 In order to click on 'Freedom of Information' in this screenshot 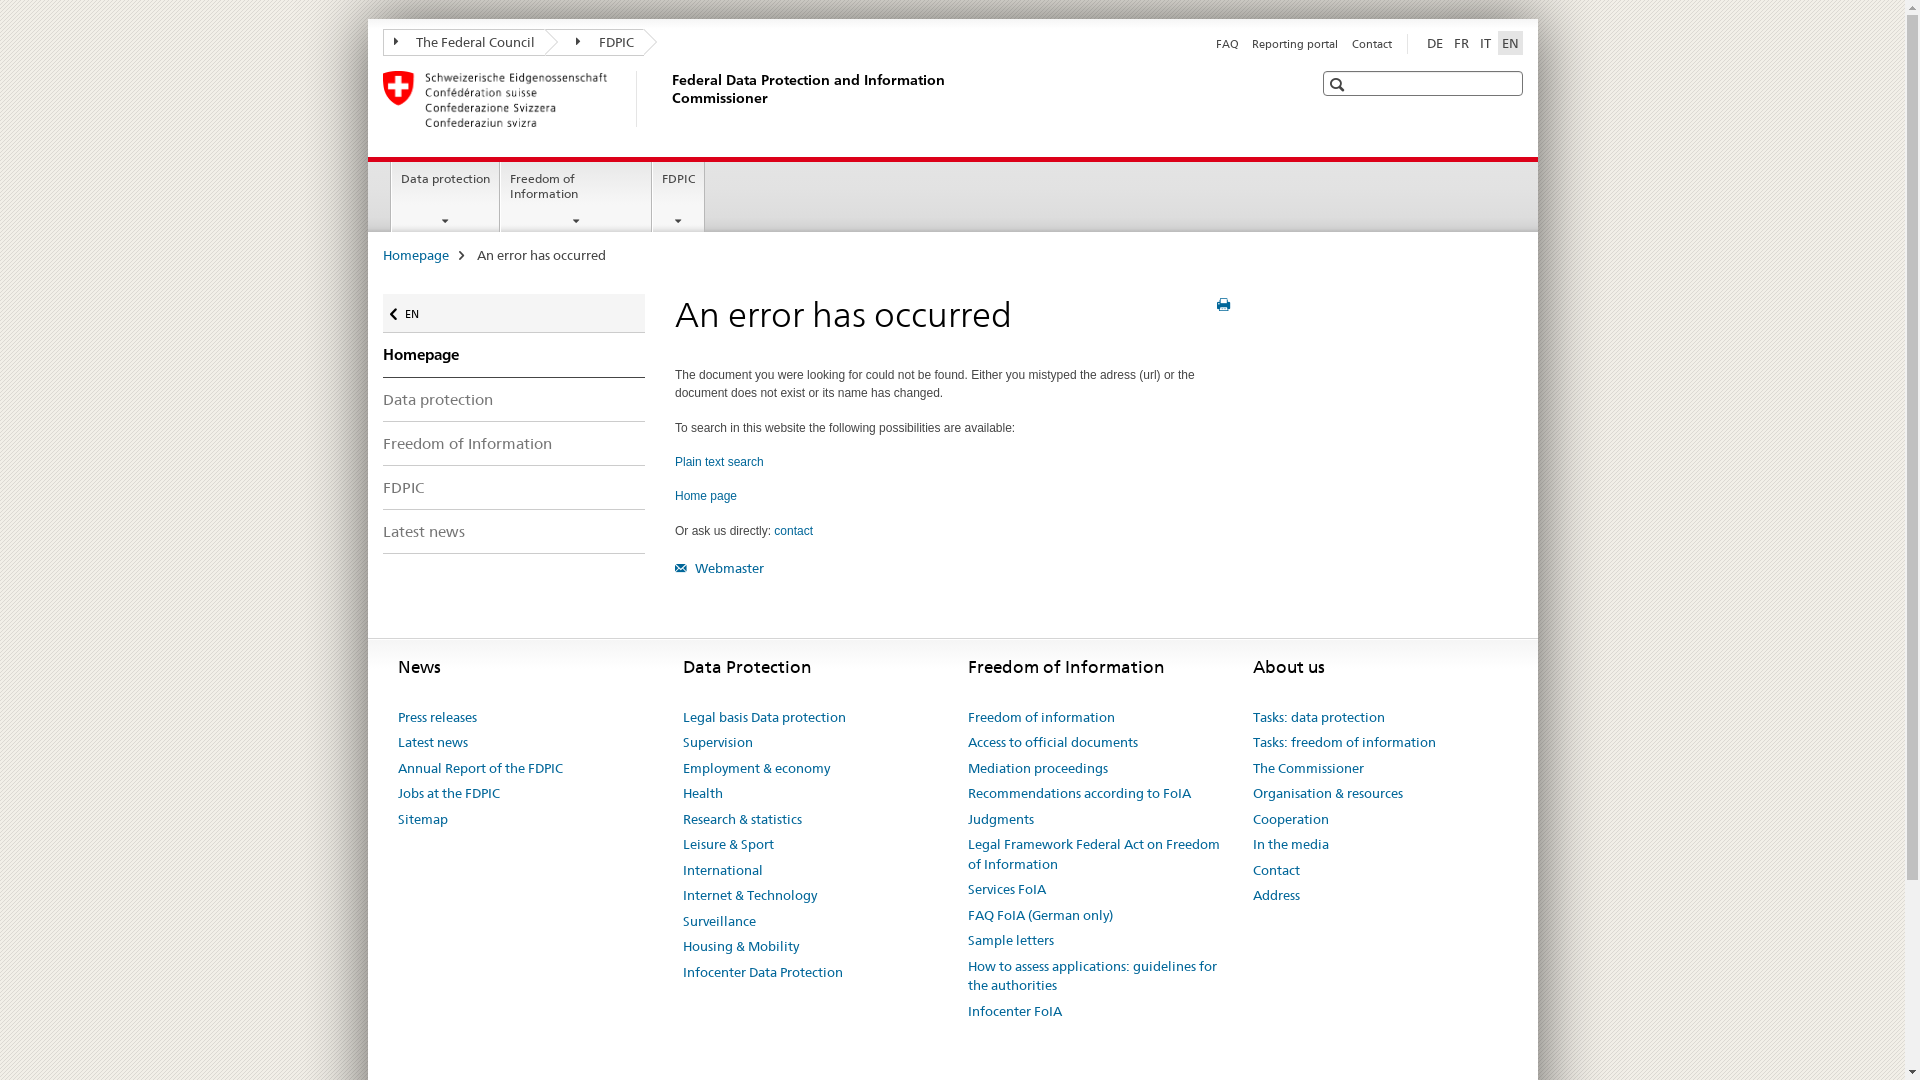, I will do `click(575, 196)`.